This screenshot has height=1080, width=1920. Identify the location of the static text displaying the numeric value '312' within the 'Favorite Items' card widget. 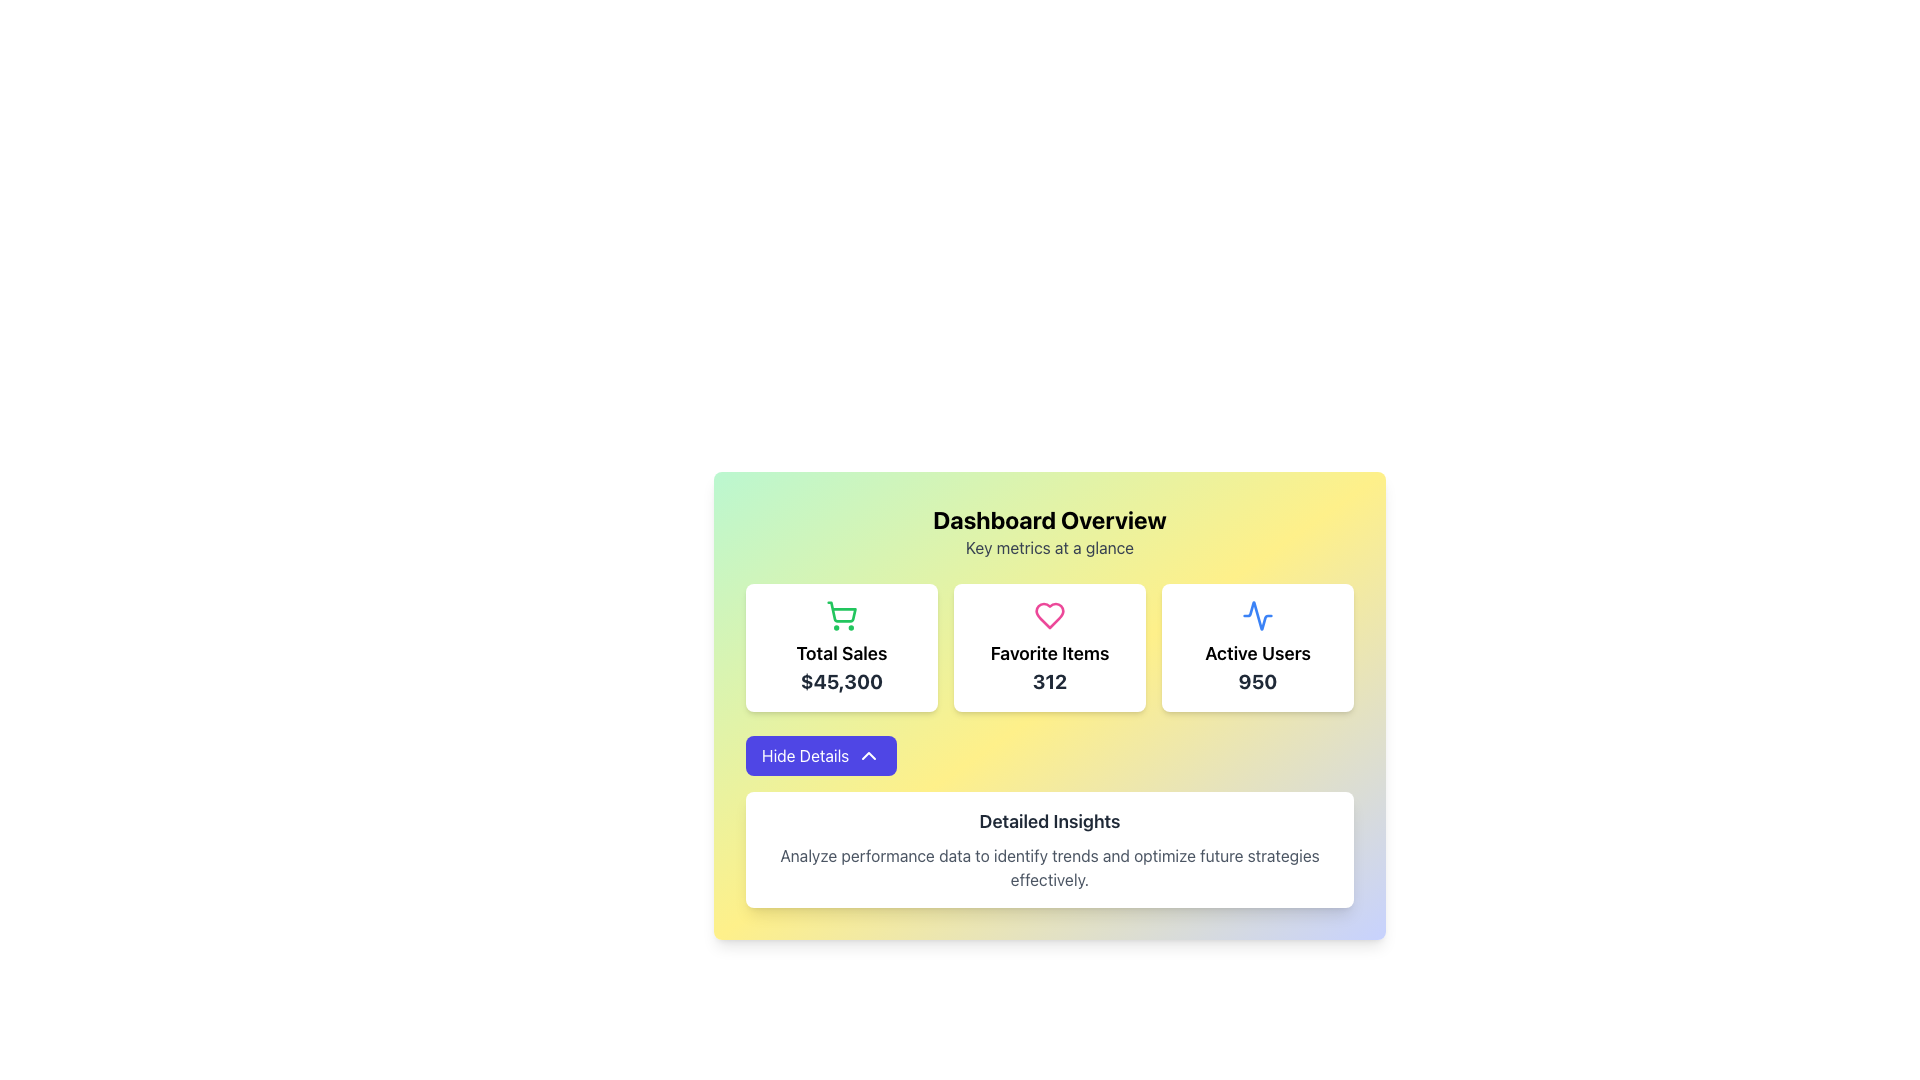
(1049, 681).